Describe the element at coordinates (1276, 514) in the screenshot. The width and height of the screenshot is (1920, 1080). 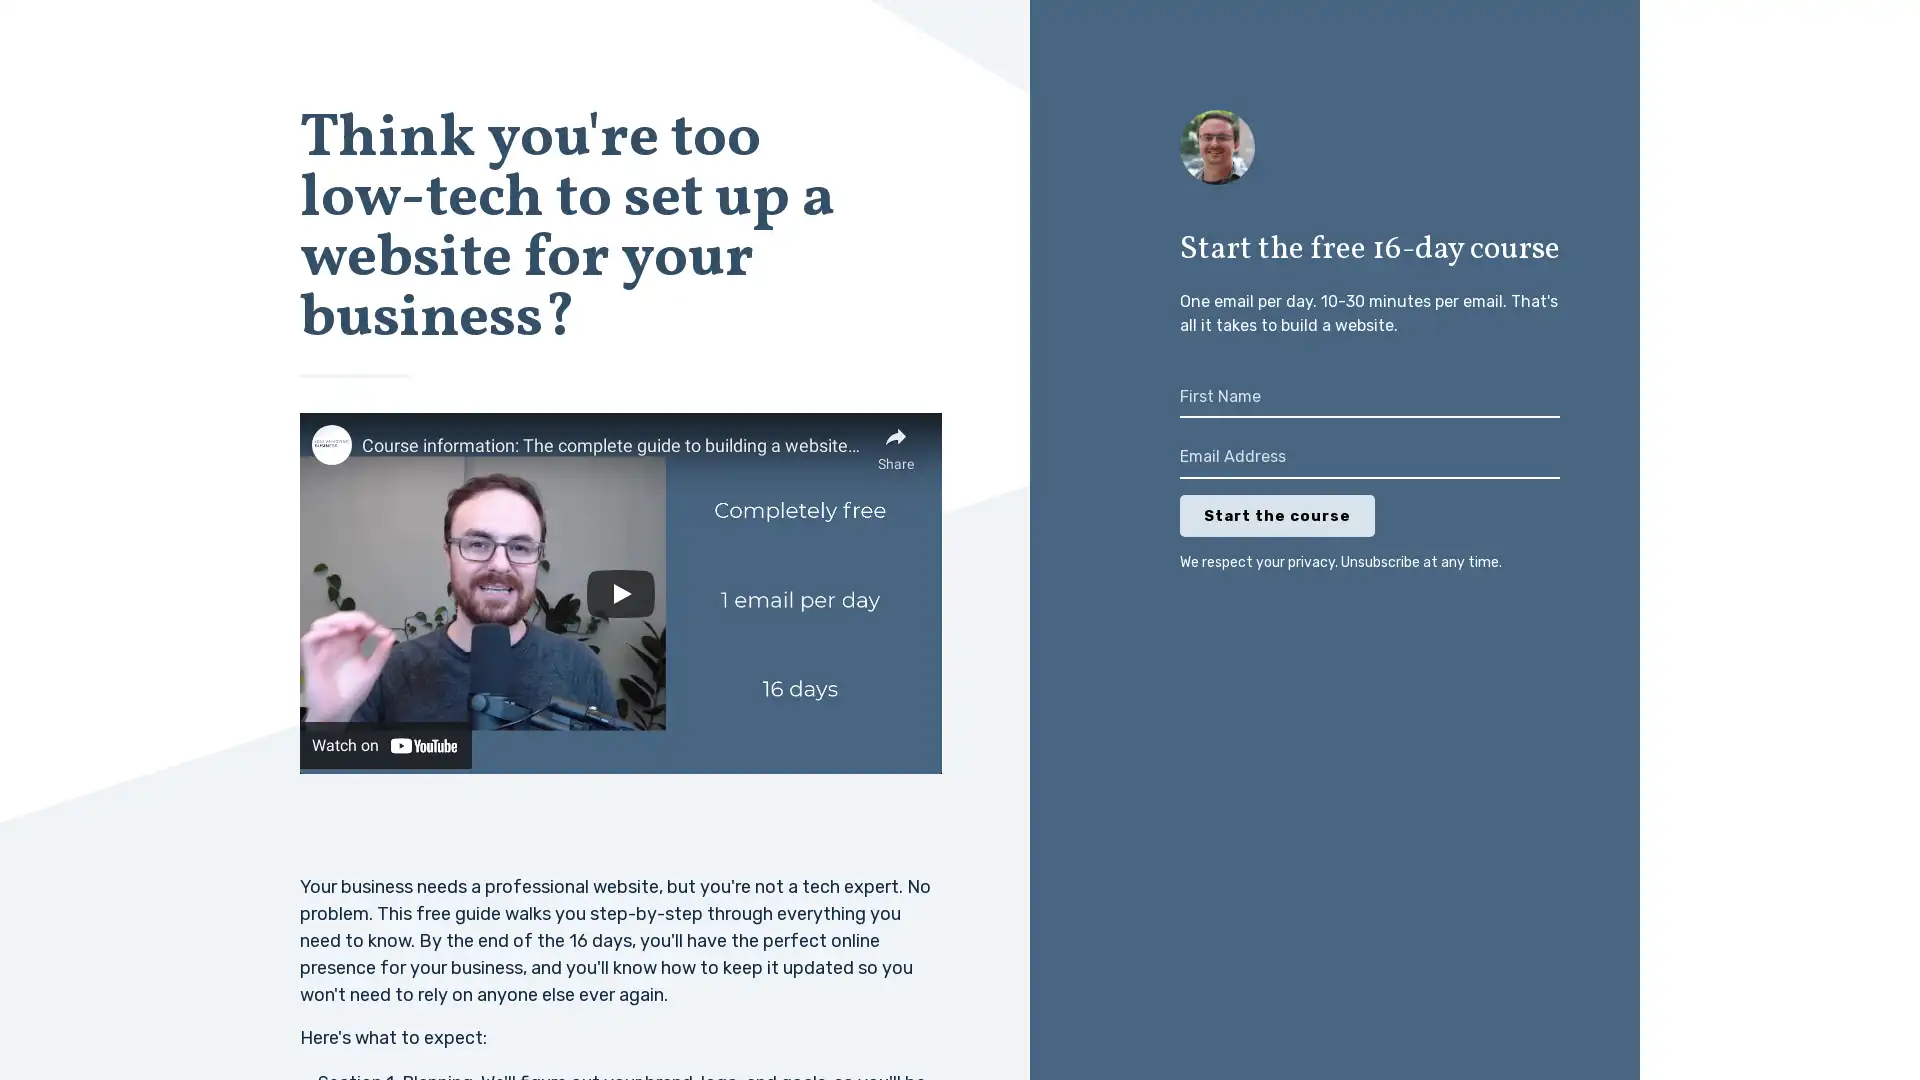
I see `Start the course` at that location.